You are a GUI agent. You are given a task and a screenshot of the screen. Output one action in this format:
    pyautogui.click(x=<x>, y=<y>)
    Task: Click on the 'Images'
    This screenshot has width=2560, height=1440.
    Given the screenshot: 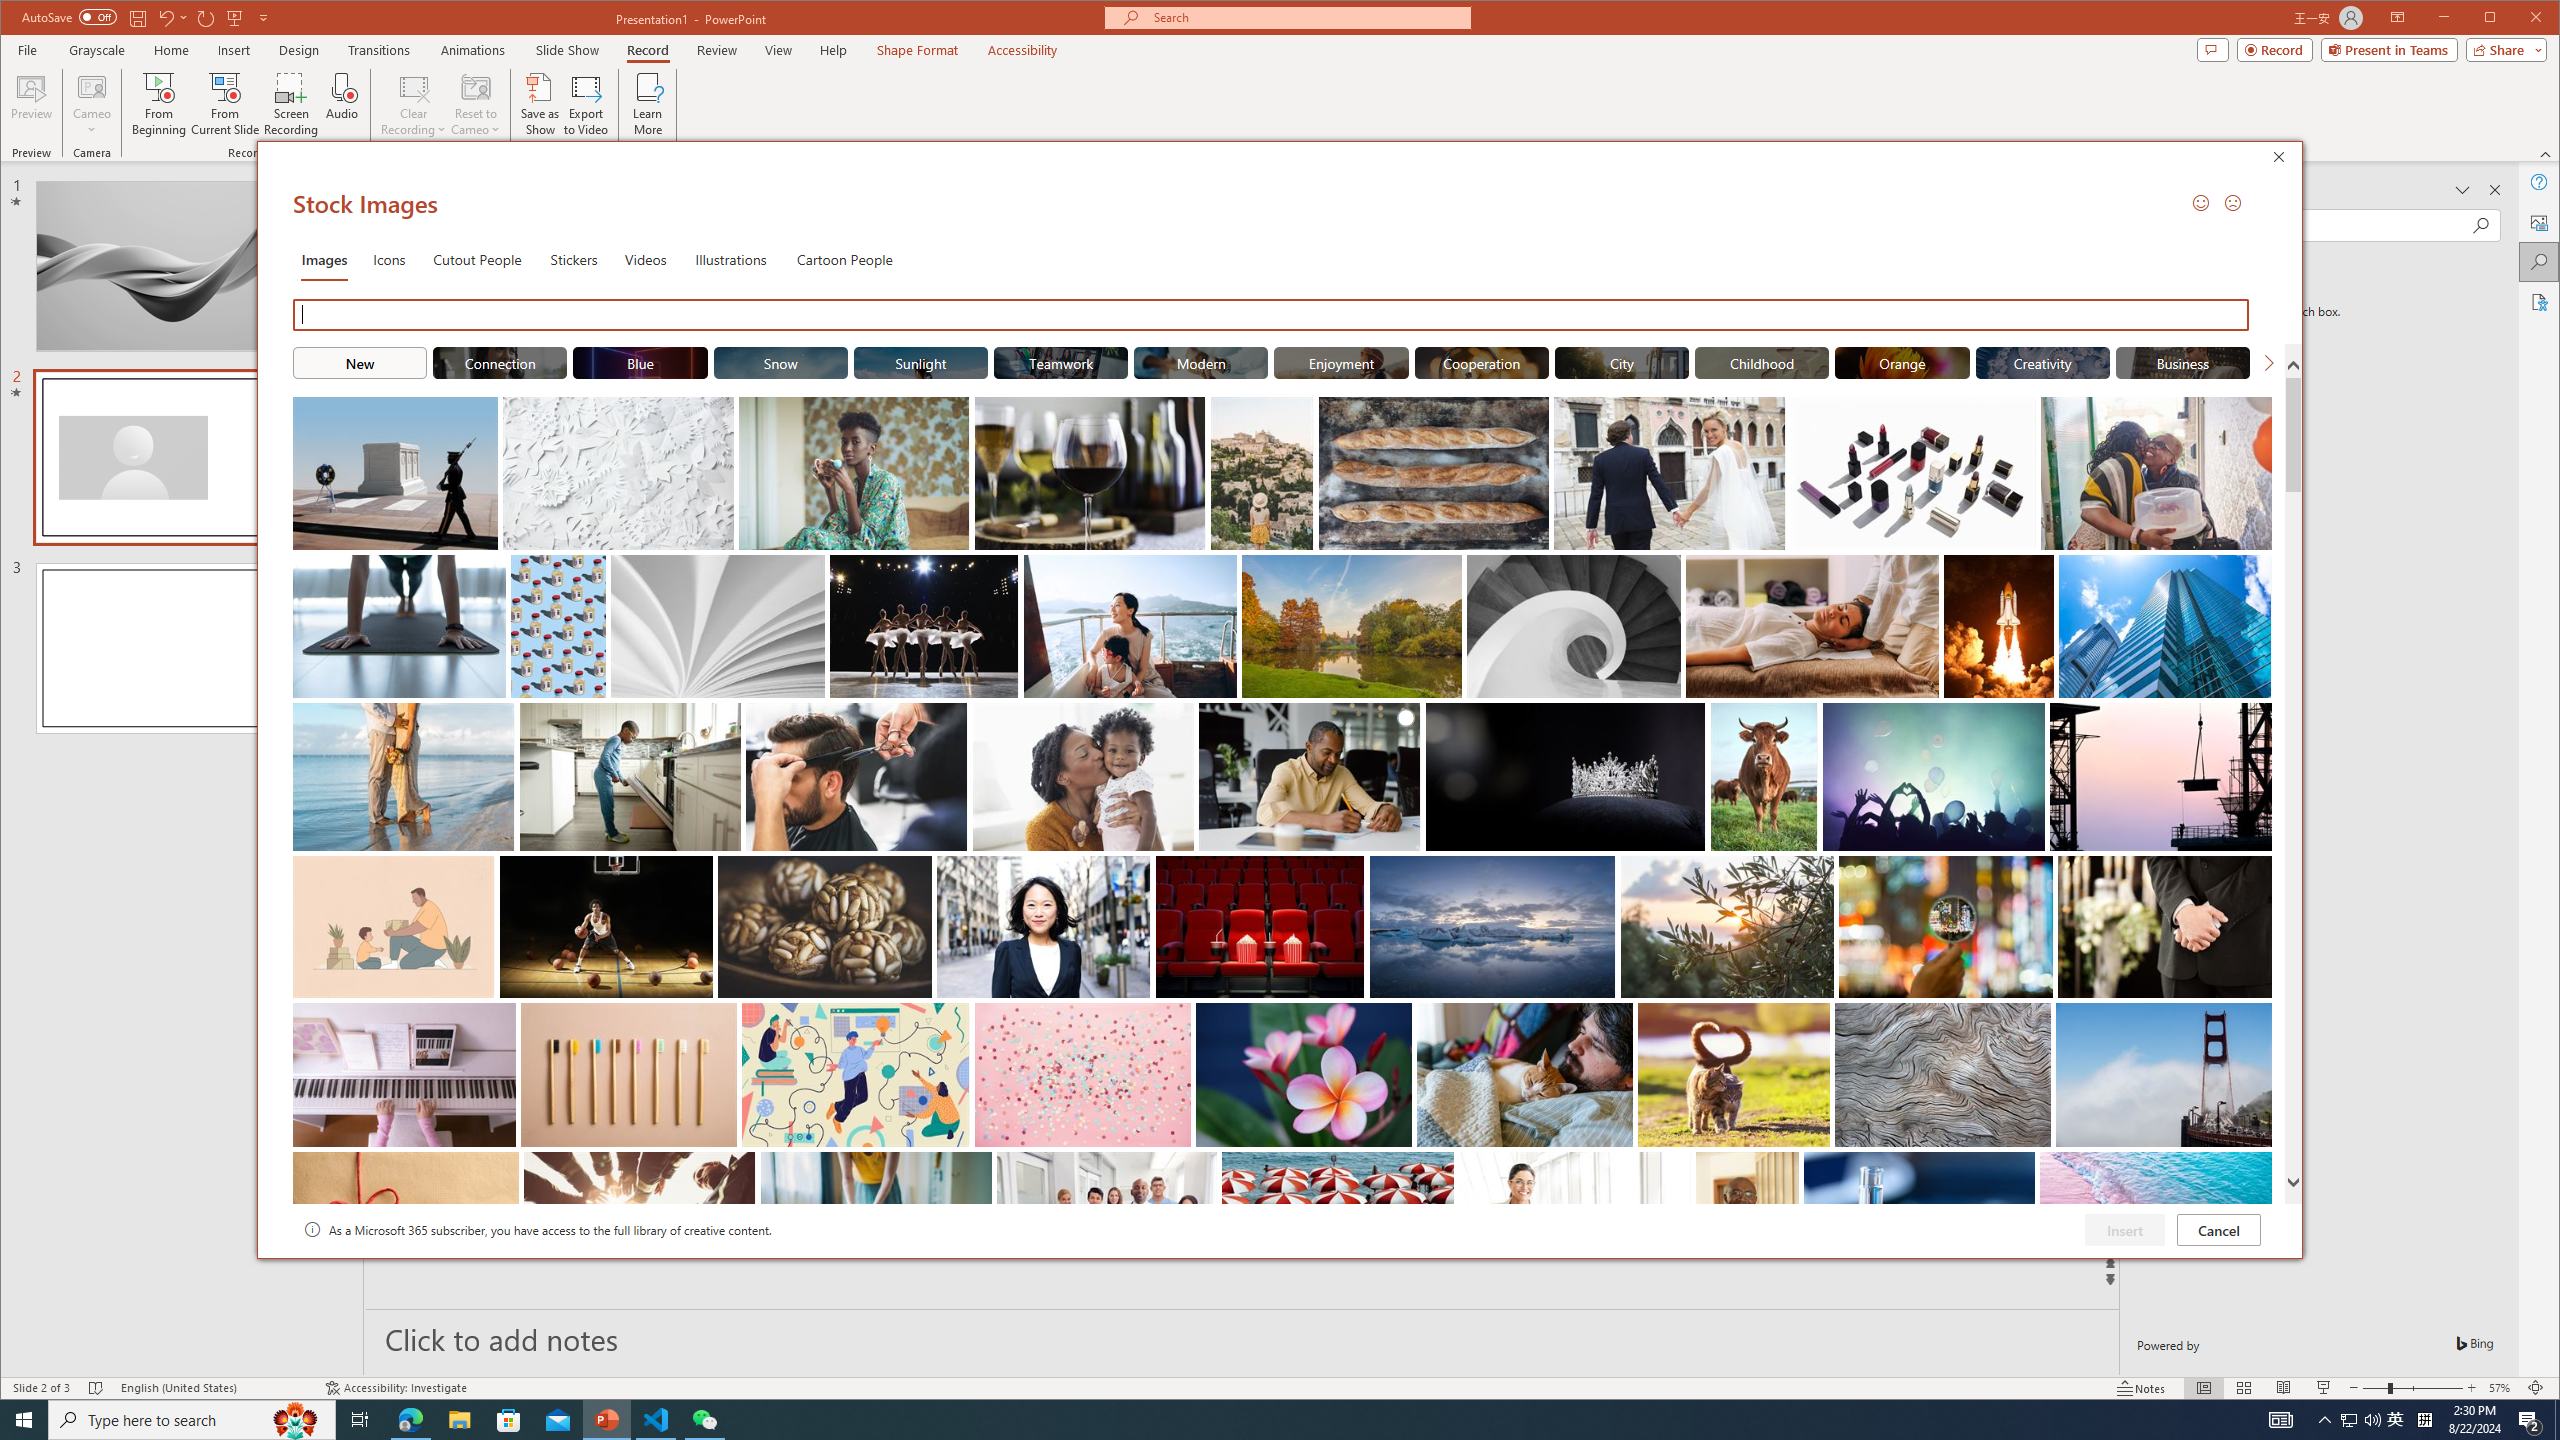 What is the action you would take?
    pyautogui.click(x=322, y=258)
    